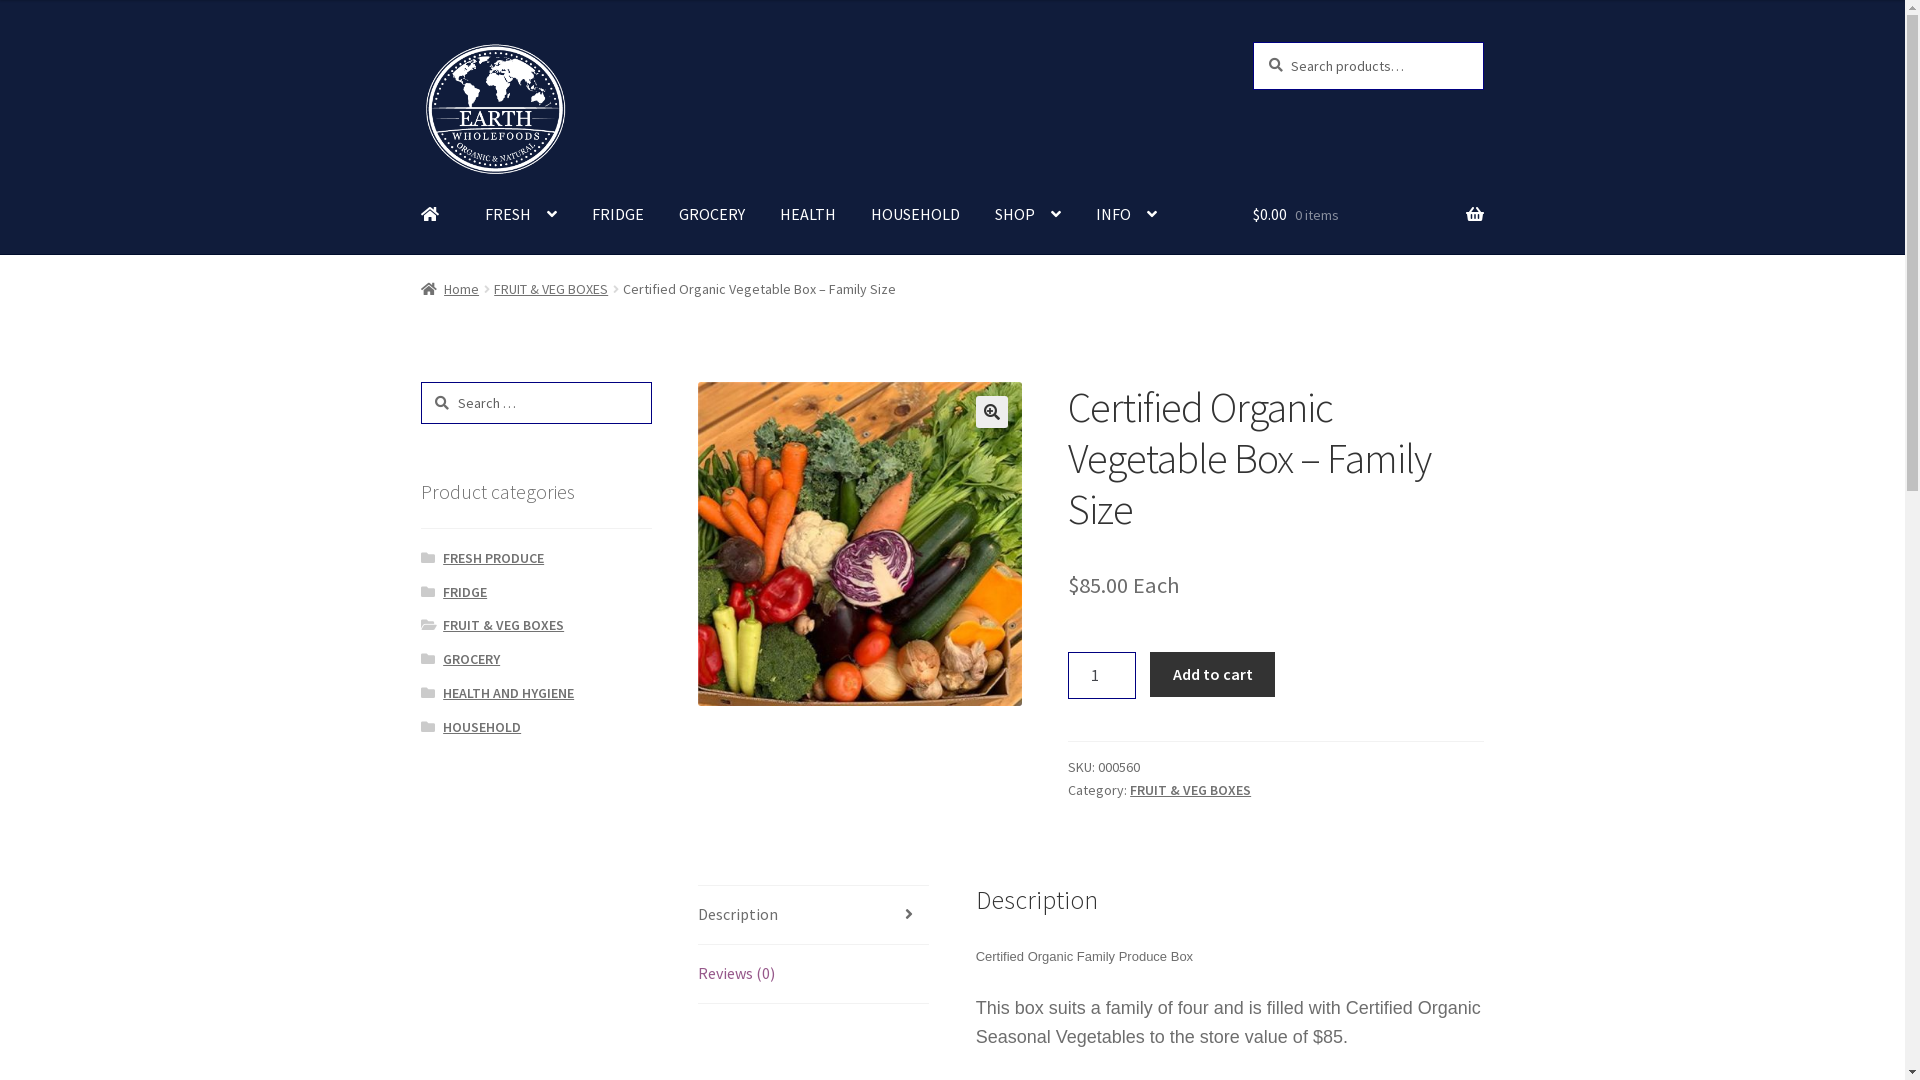 The image size is (1920, 1080). What do you see at coordinates (1211, 675) in the screenshot?
I see `'Add to cart'` at bounding box center [1211, 675].